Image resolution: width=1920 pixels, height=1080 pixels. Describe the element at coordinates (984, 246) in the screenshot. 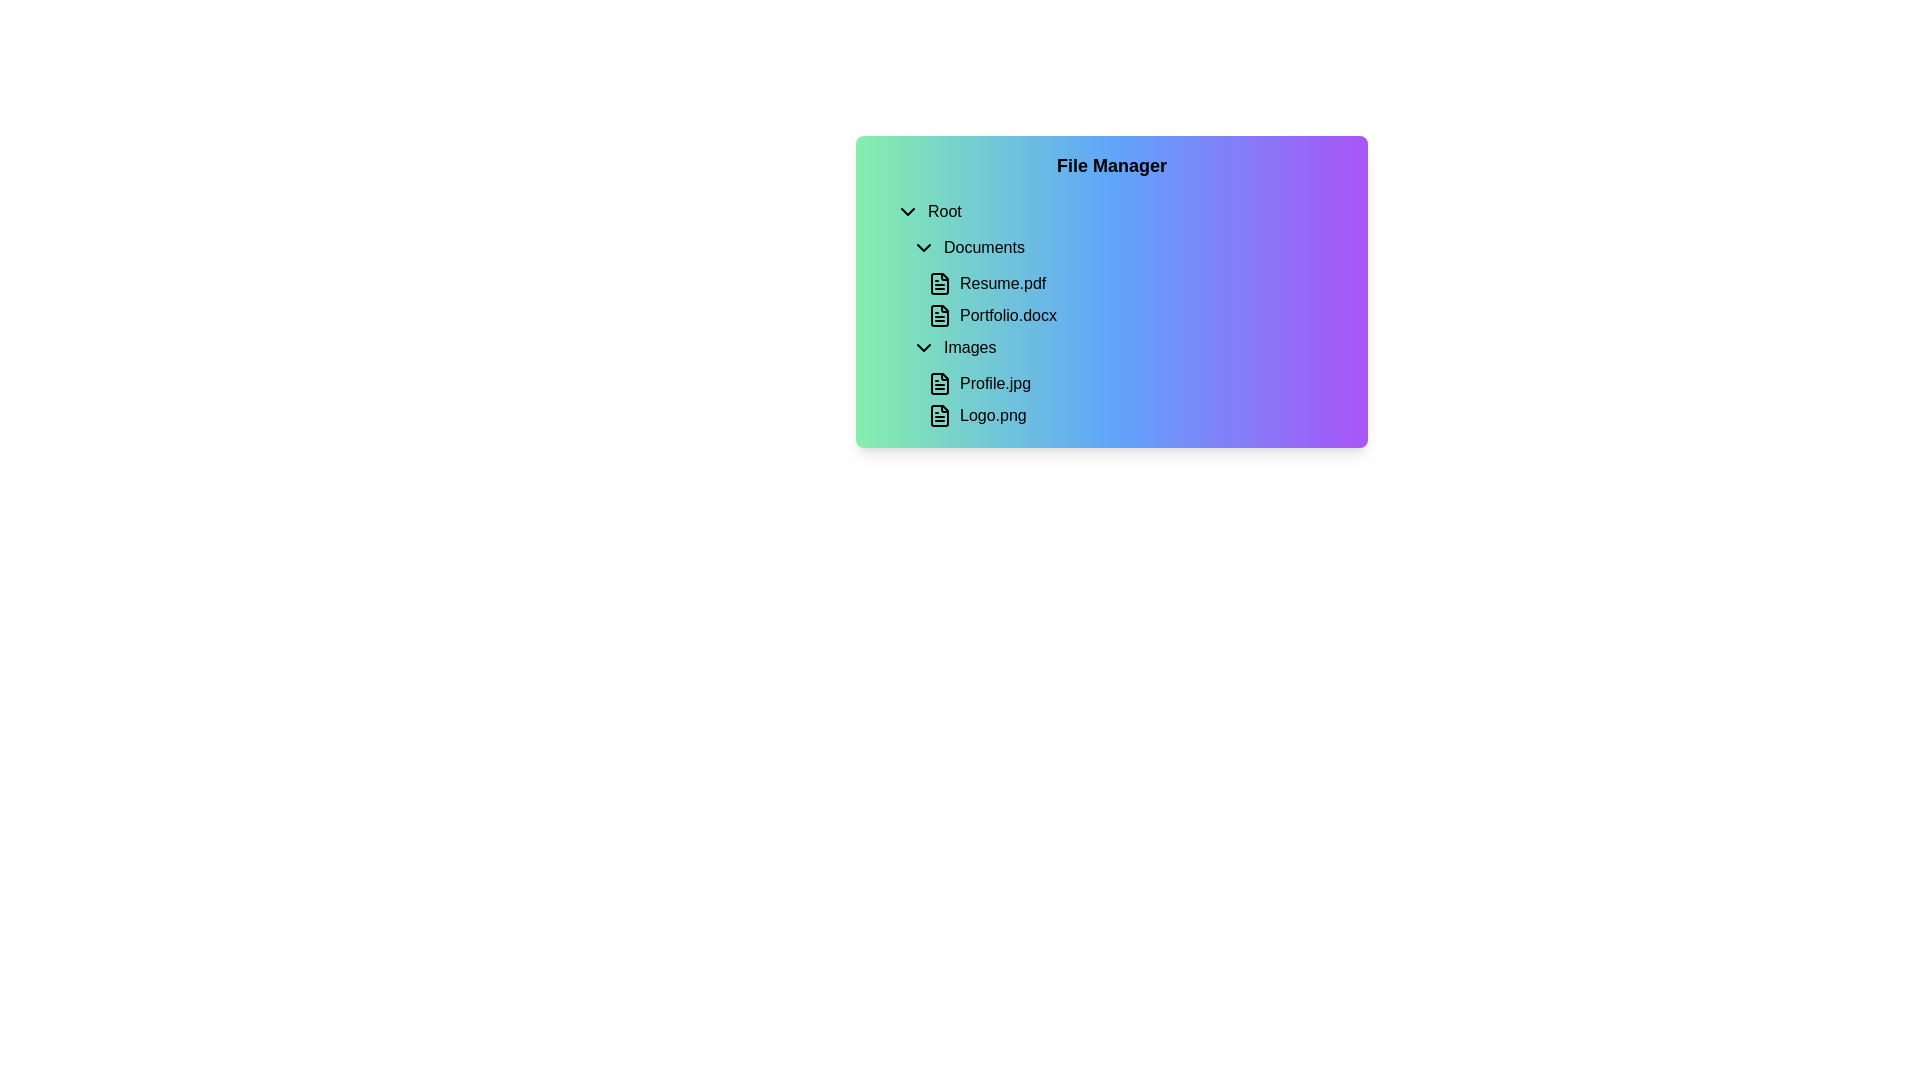

I see `the 'Documents' text label, which is bold, black, and located below the 'Root' text in the hierarchical layout` at that location.